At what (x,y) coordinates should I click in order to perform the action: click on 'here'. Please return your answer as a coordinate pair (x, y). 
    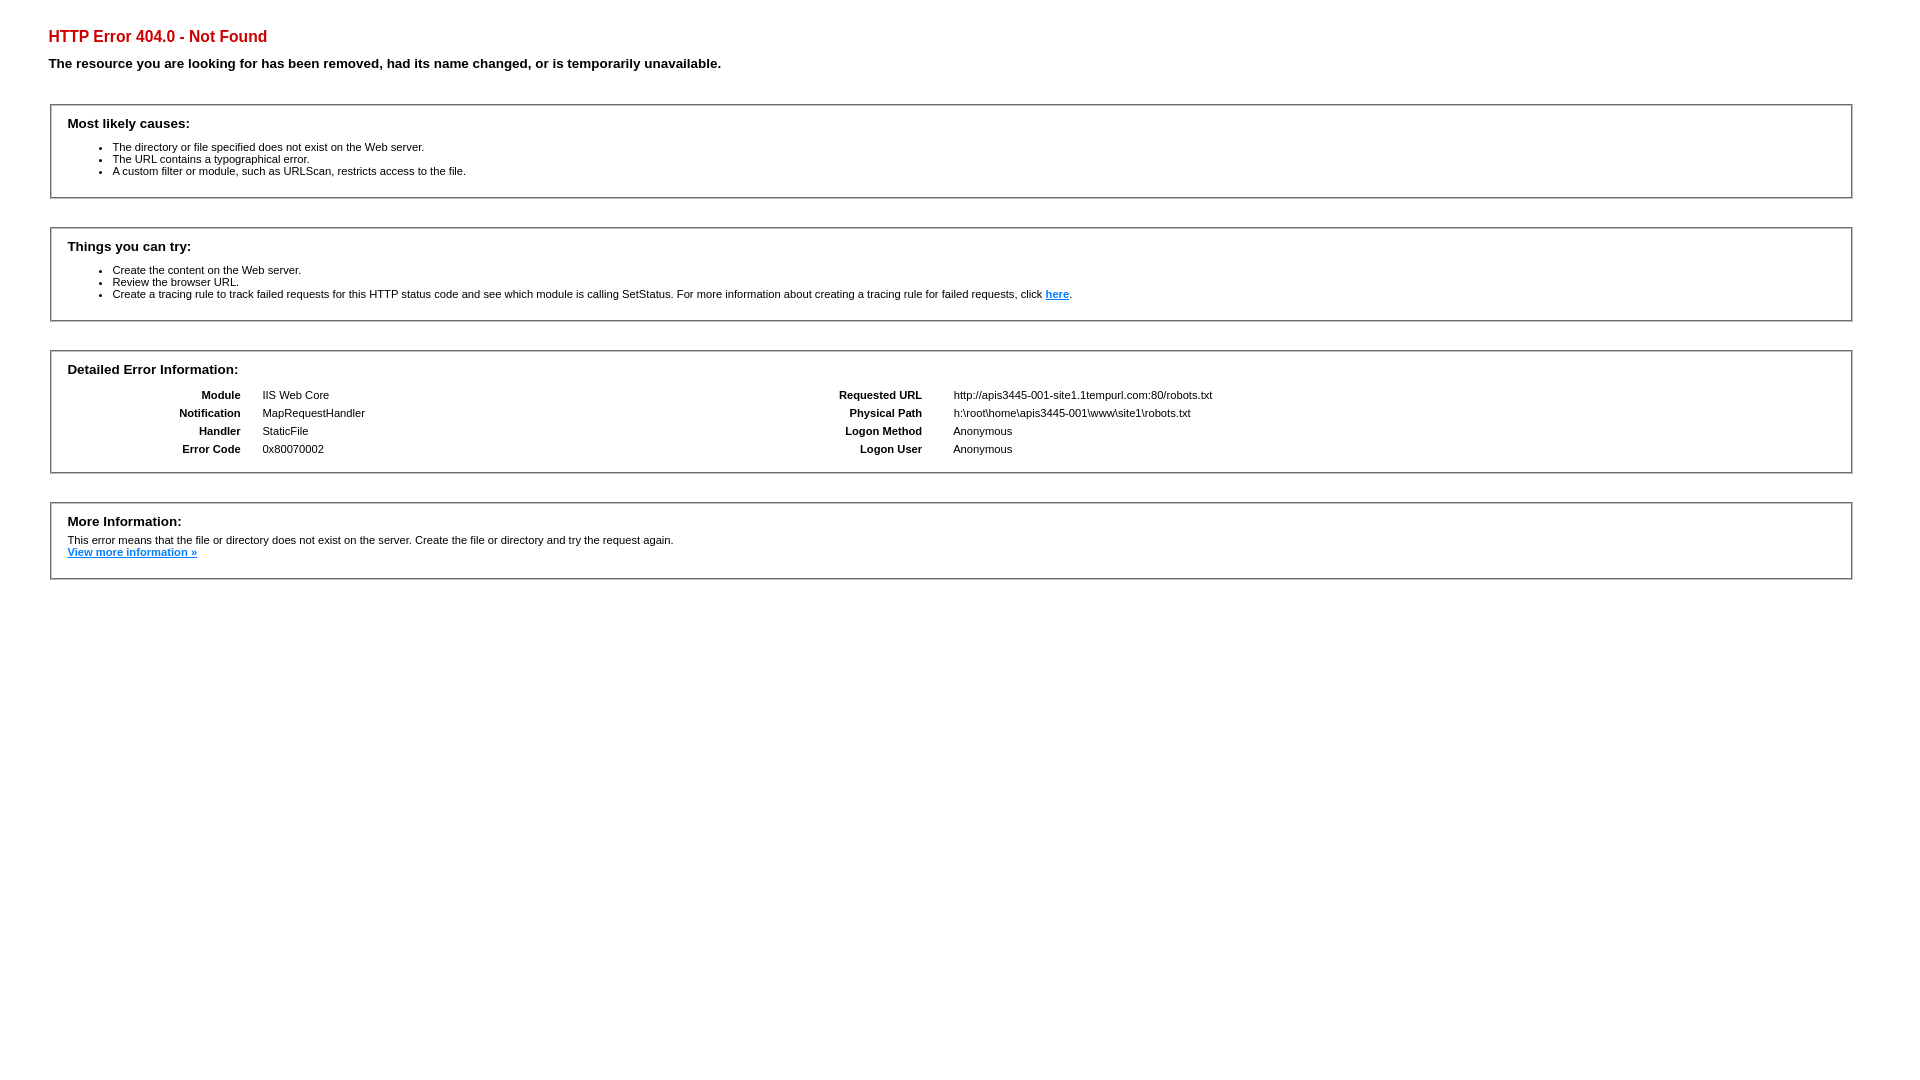
    Looking at the image, I should click on (1056, 293).